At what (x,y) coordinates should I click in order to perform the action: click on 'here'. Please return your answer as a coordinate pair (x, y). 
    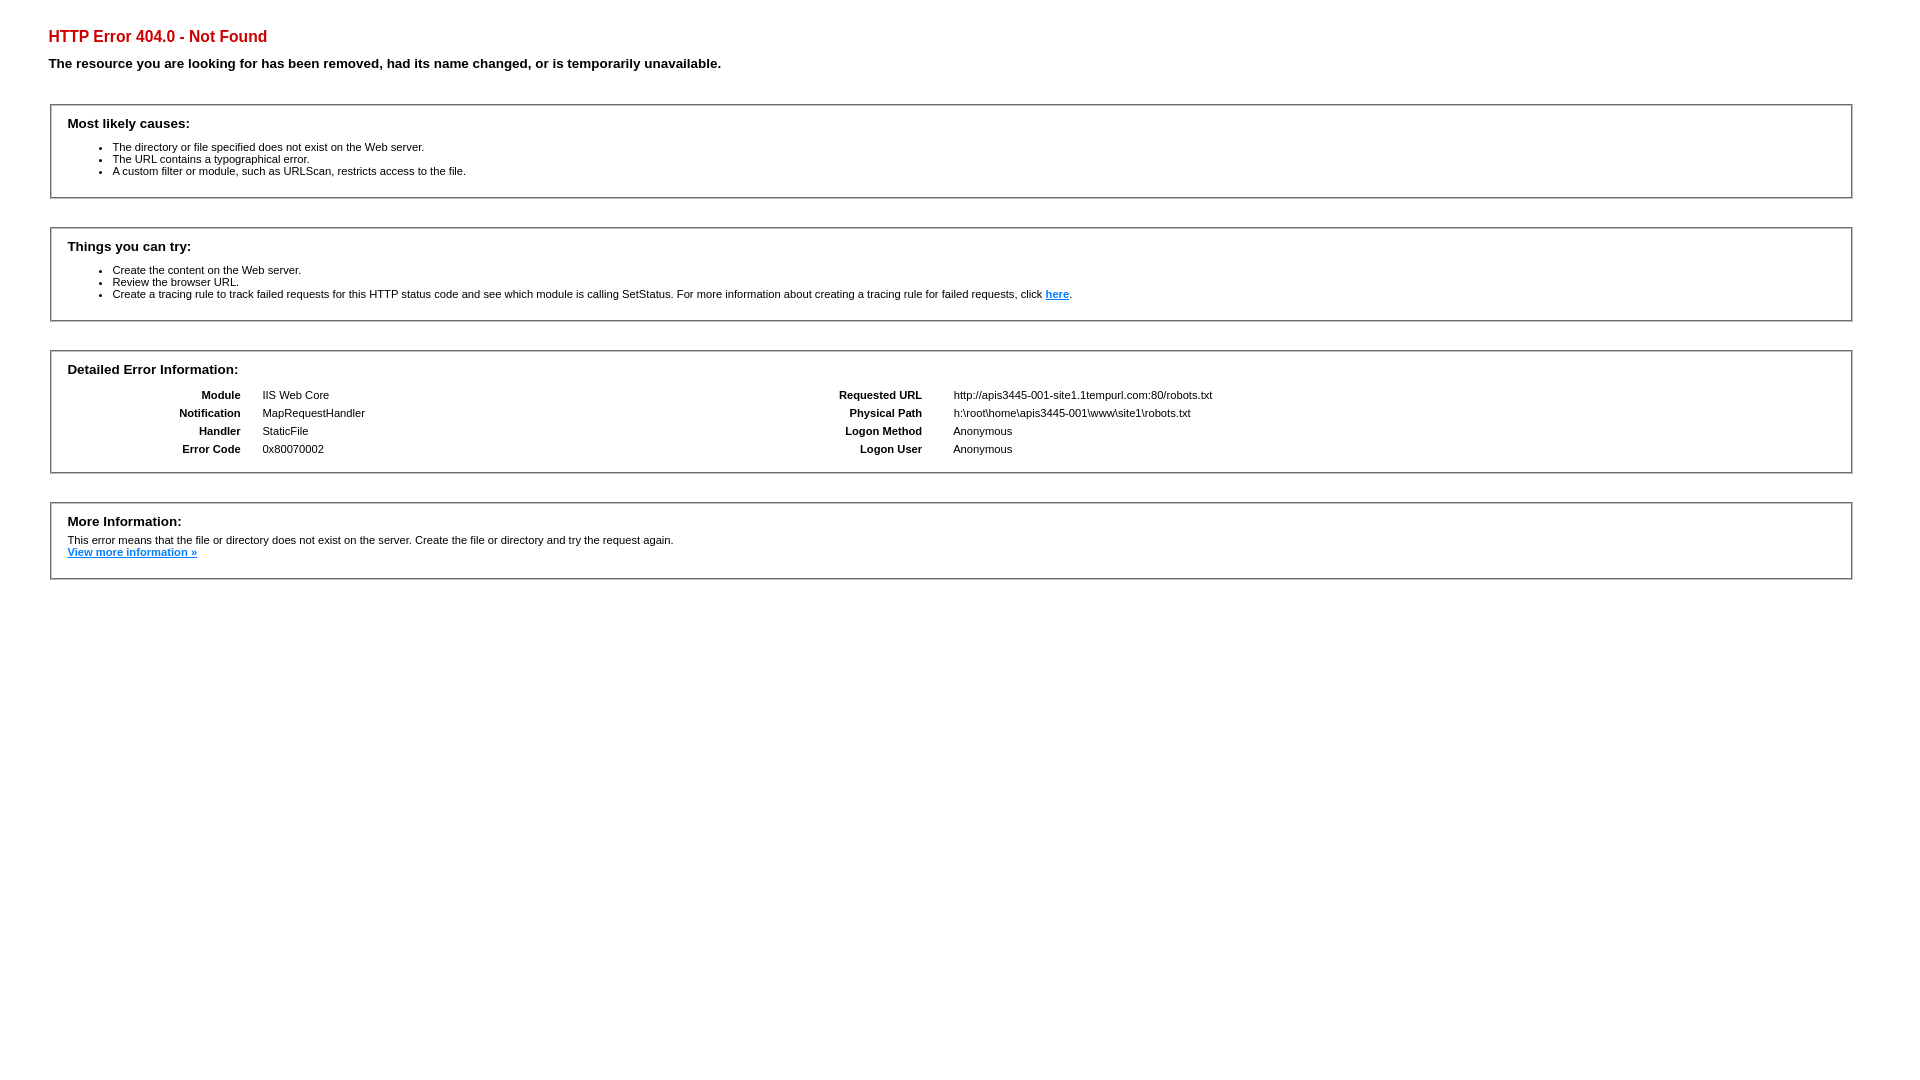
    Looking at the image, I should click on (1056, 293).